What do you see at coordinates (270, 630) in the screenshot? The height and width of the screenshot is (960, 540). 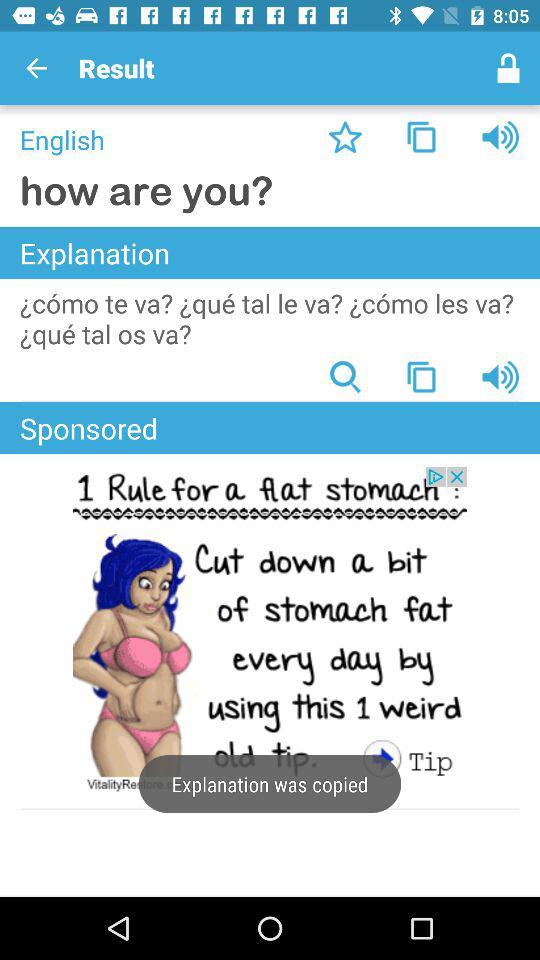 I see `the item below the sponsored` at bounding box center [270, 630].